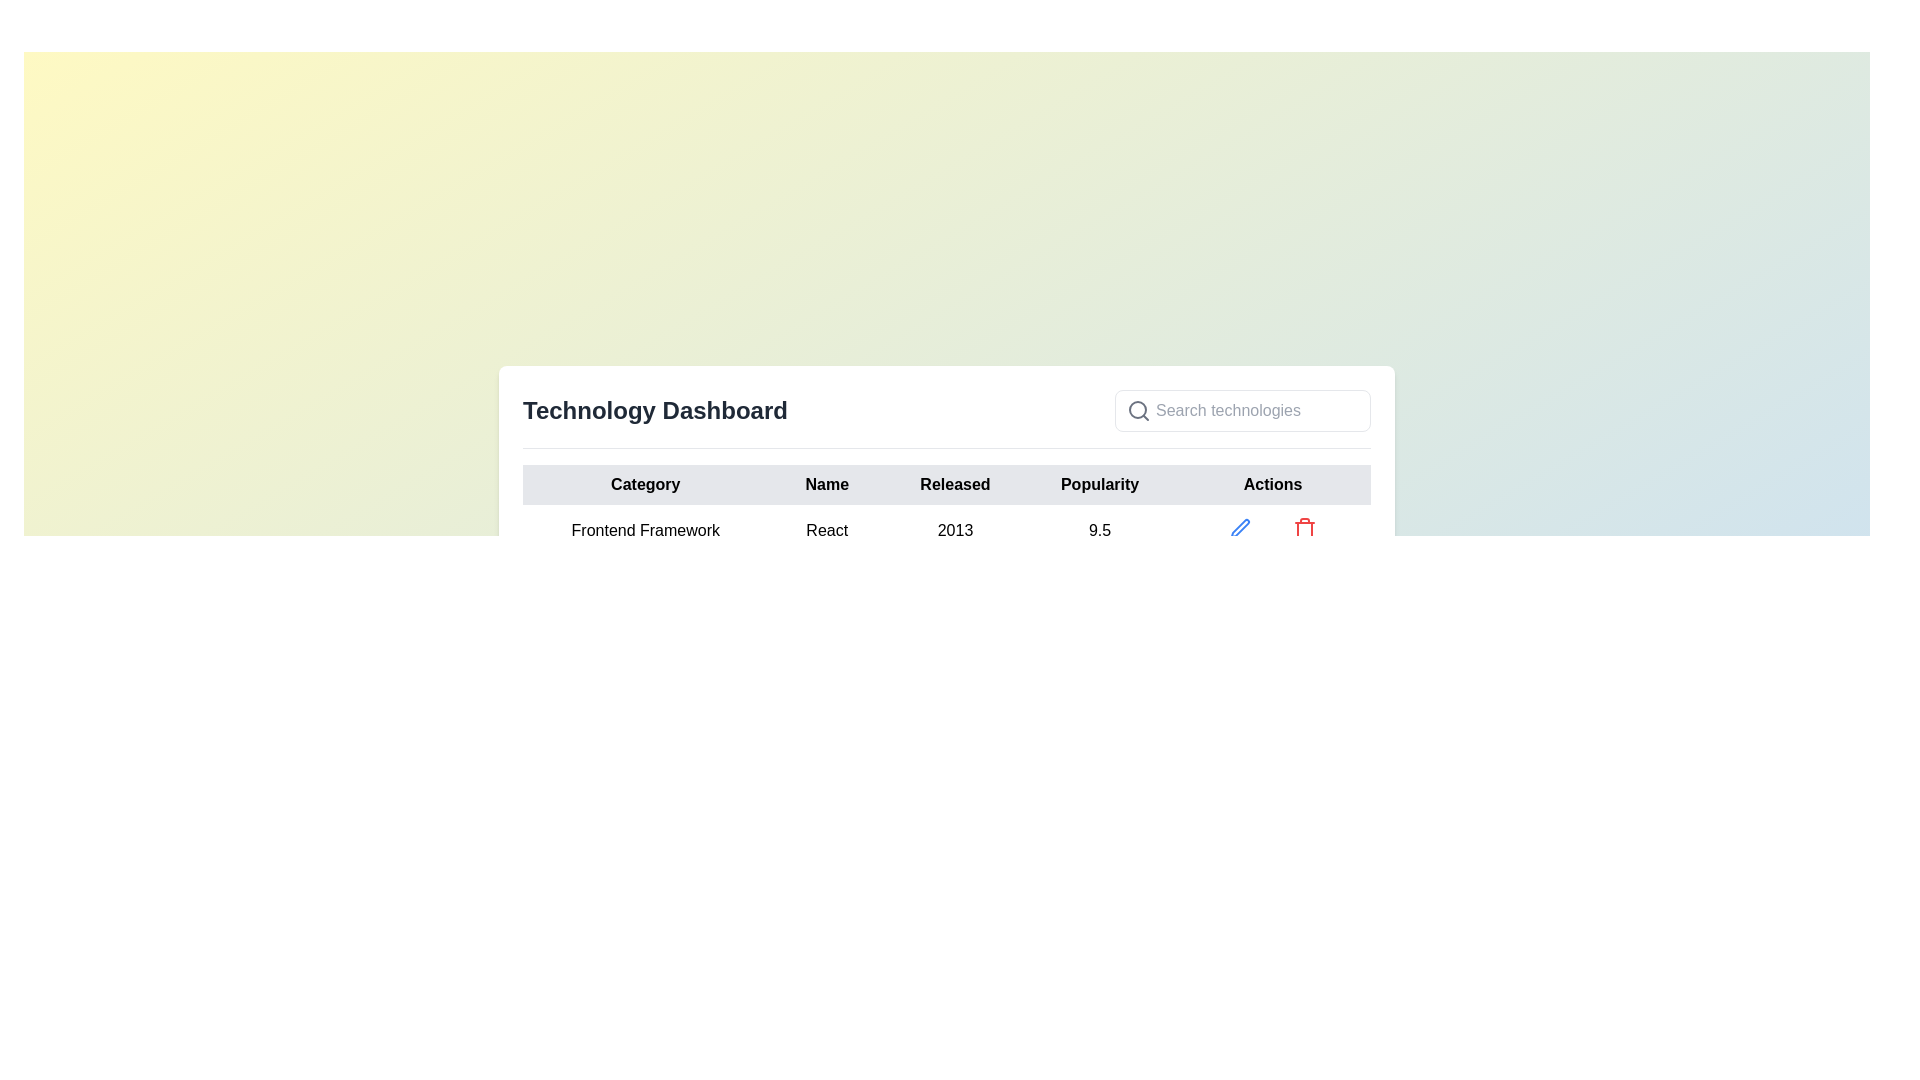 This screenshot has width=1920, height=1080. What do you see at coordinates (1271, 485) in the screenshot?
I see `the text label or header located at the far right end of the horizontal header row, which indicates action-related interaction options for the table` at bounding box center [1271, 485].